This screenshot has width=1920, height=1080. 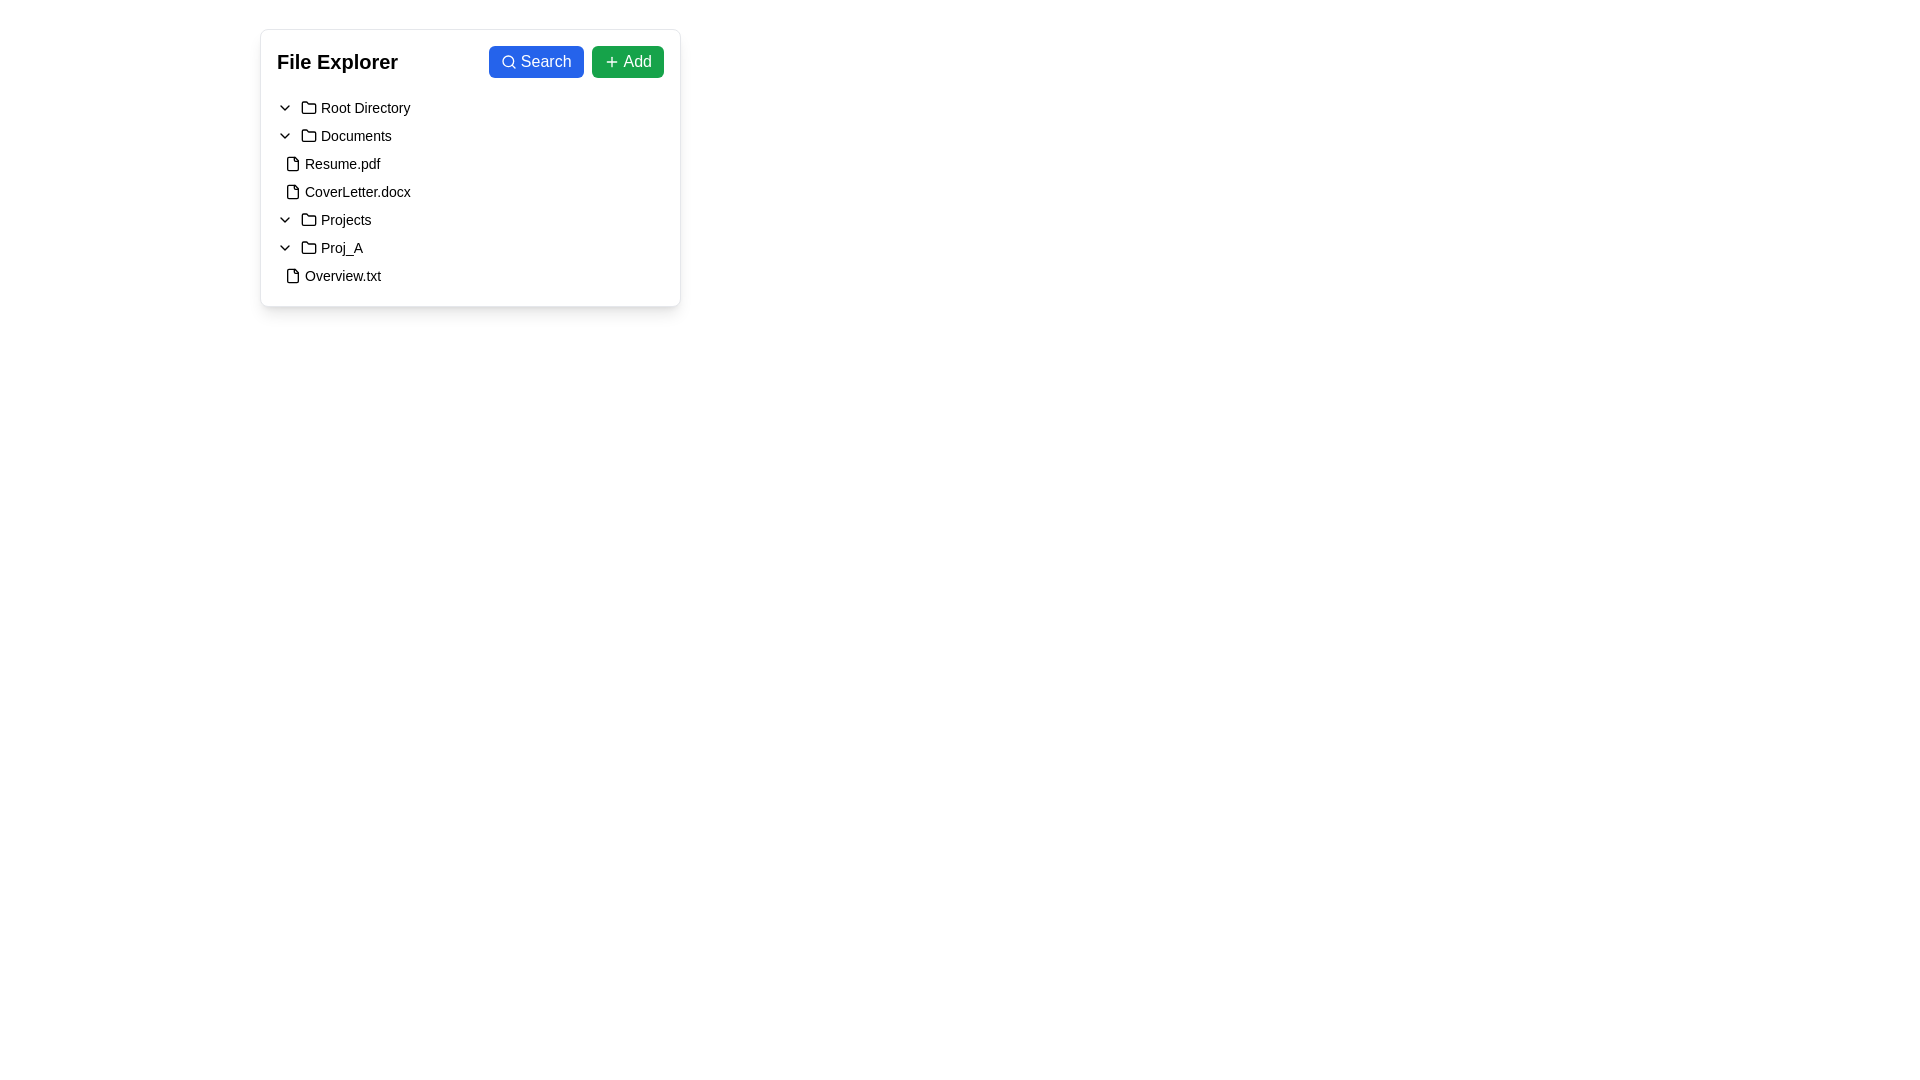 What do you see at coordinates (307, 135) in the screenshot?
I see `folder icon representing the 'Documents' directory in the file explorer, which is visually adjacent to the 'Documents' text element` at bounding box center [307, 135].